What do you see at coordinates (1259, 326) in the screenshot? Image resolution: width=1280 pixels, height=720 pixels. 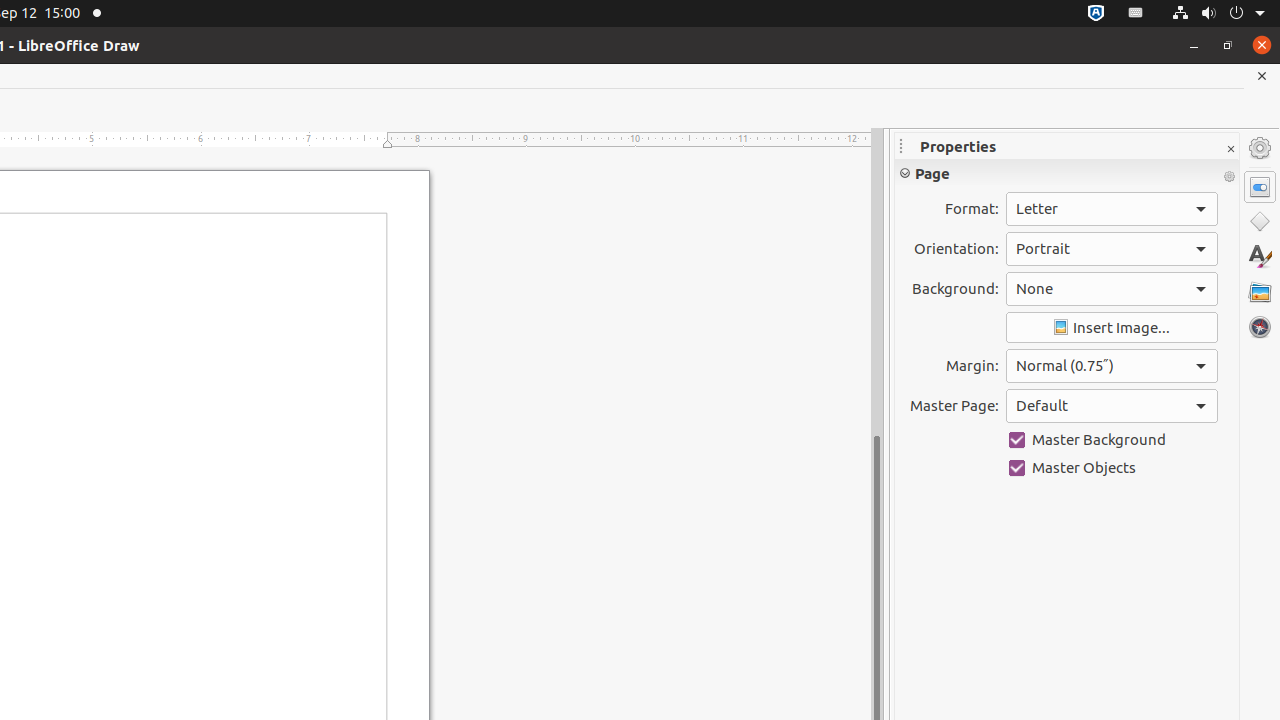 I see `'Navigator'` at bounding box center [1259, 326].